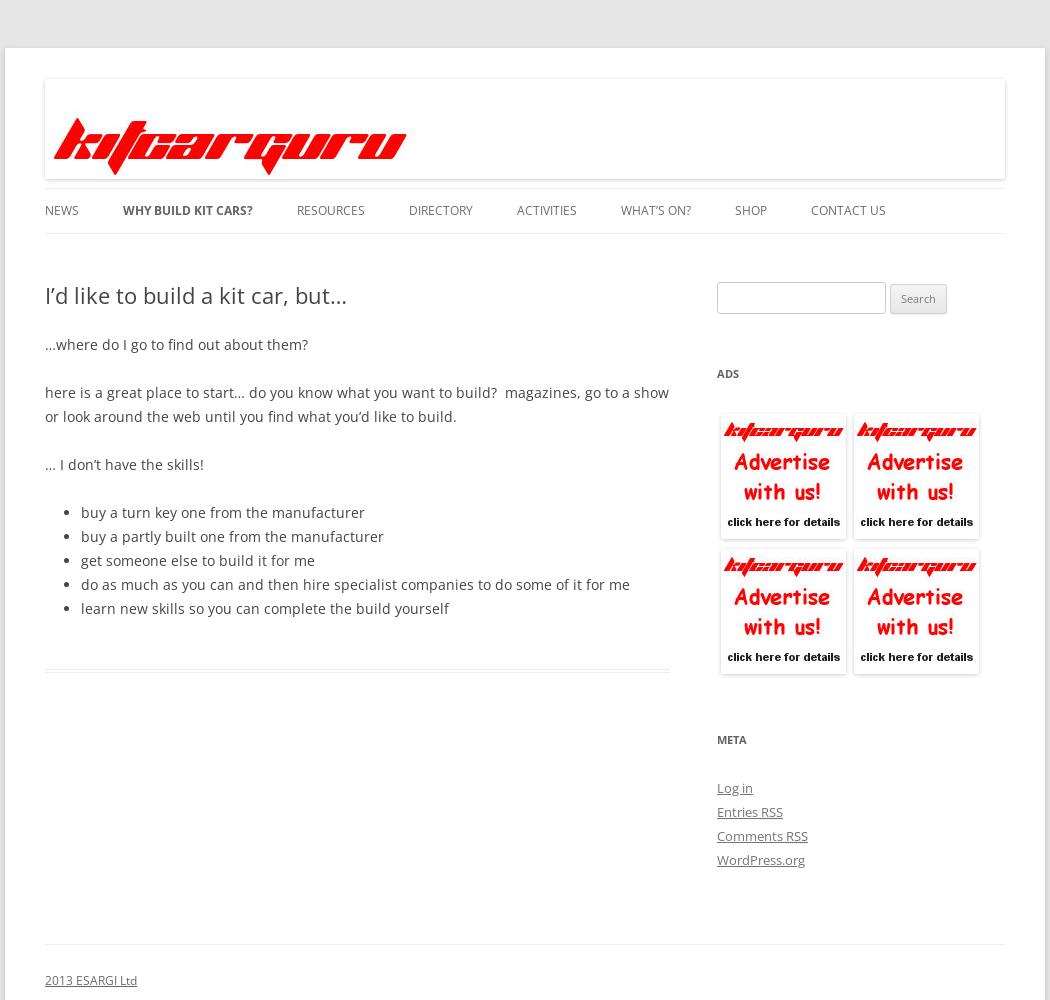 The height and width of the screenshot is (1000, 1050). Describe the element at coordinates (848, 209) in the screenshot. I see `'Contact Us'` at that location.